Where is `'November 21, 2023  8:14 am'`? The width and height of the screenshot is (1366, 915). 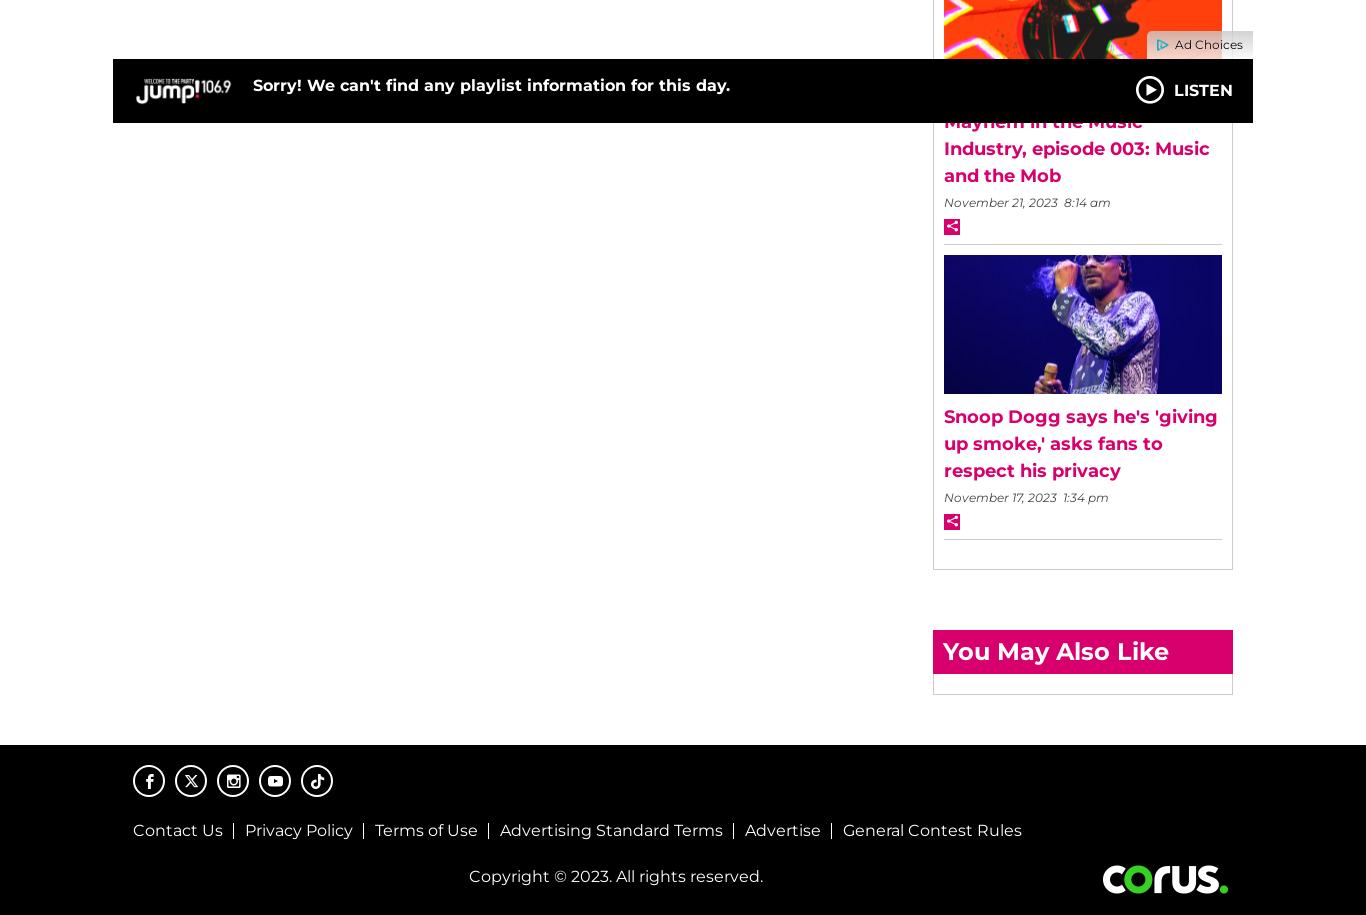
'November 21, 2023  8:14 am' is located at coordinates (1026, 201).